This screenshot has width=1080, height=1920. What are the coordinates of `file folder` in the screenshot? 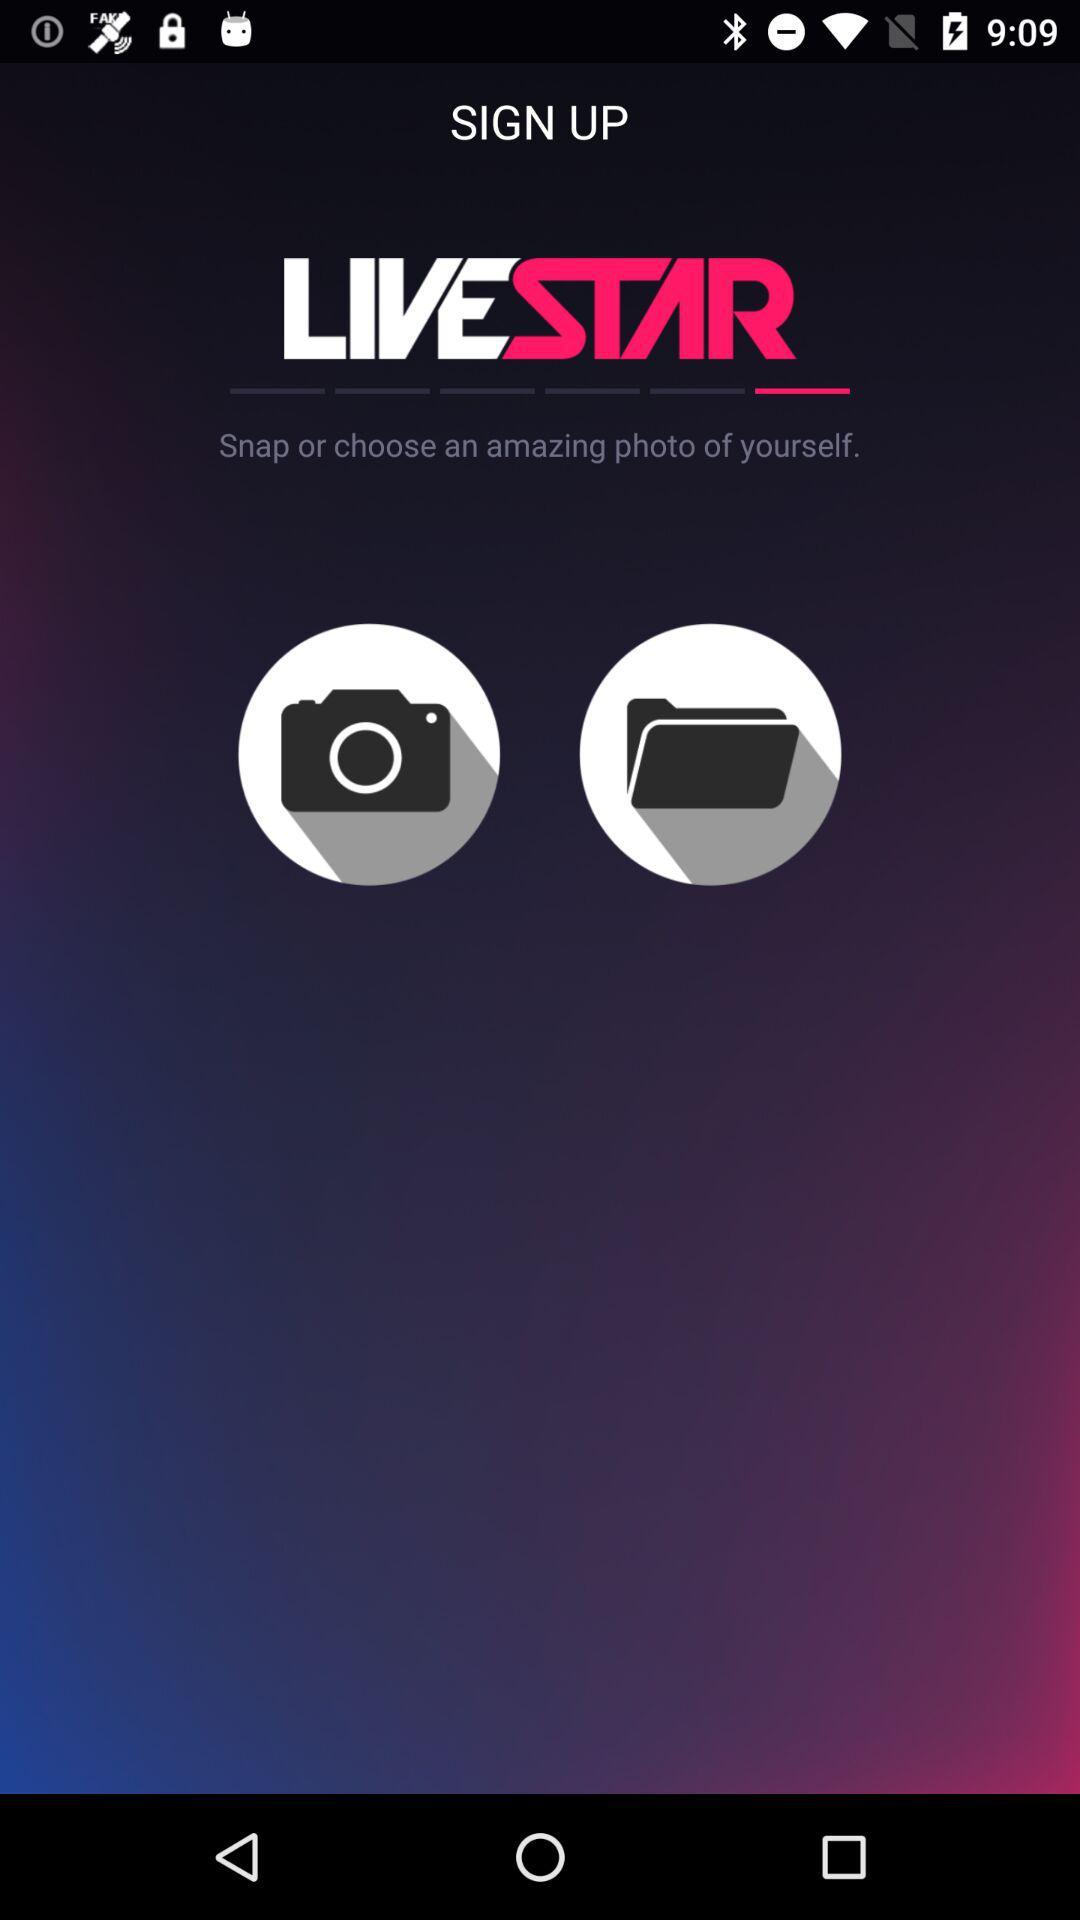 It's located at (709, 753).